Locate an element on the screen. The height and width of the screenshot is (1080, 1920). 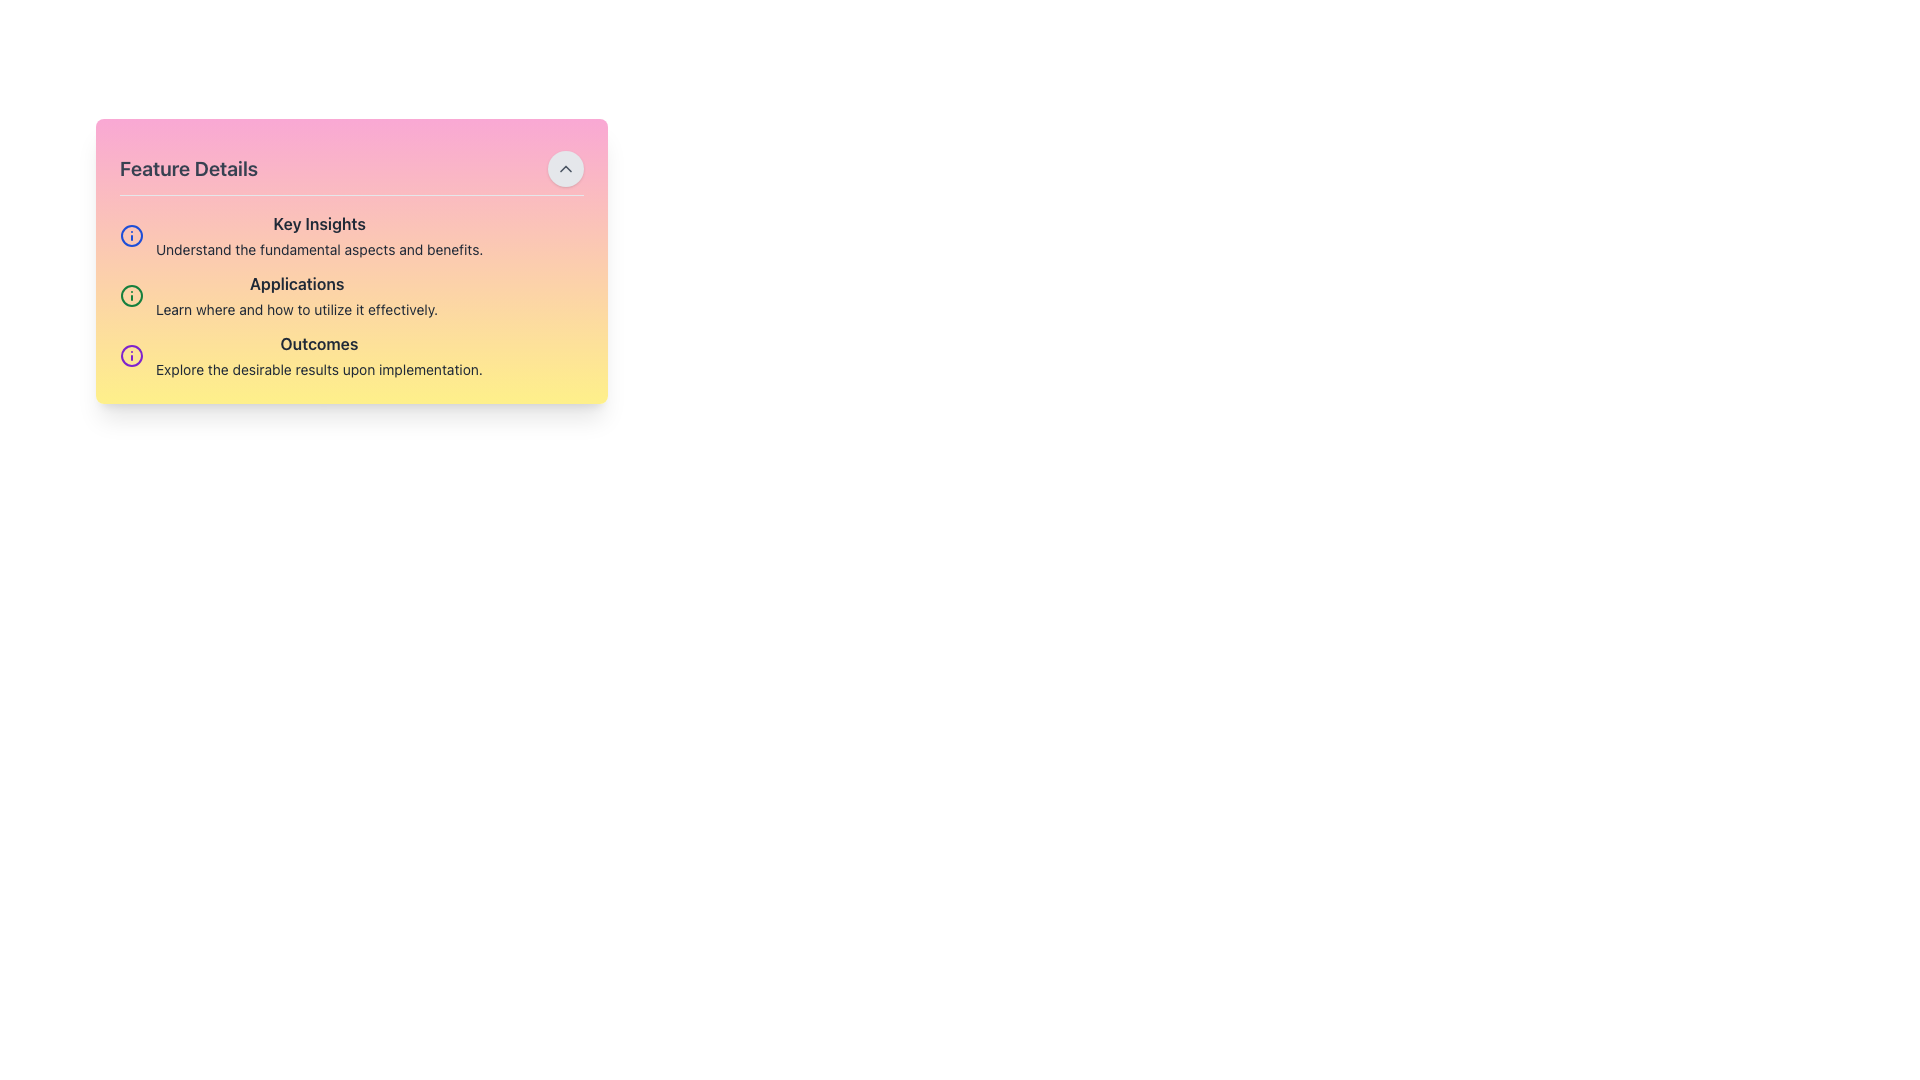
the green circular icon with an information symbol located next to the 'Applications' heading in the 'Feature Details' section for additional details is located at coordinates (131, 296).